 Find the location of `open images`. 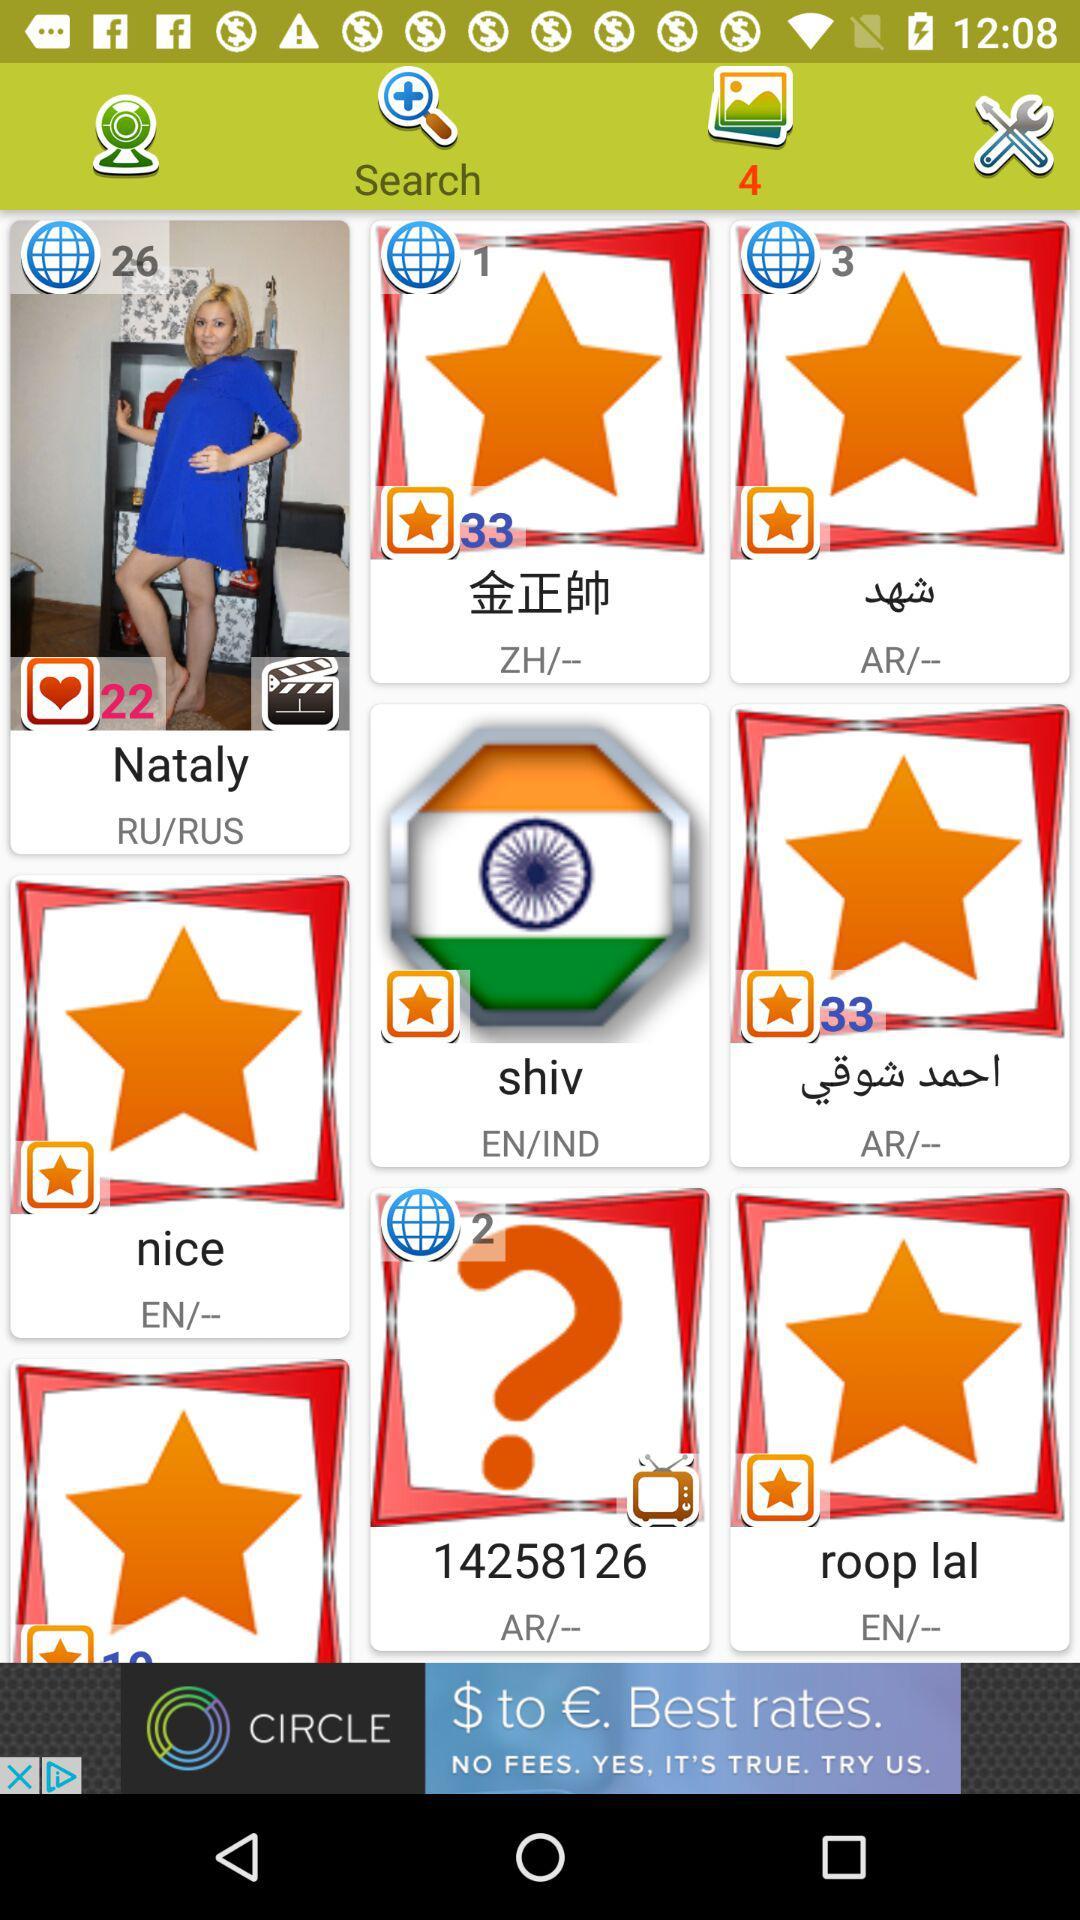

open images is located at coordinates (180, 1510).